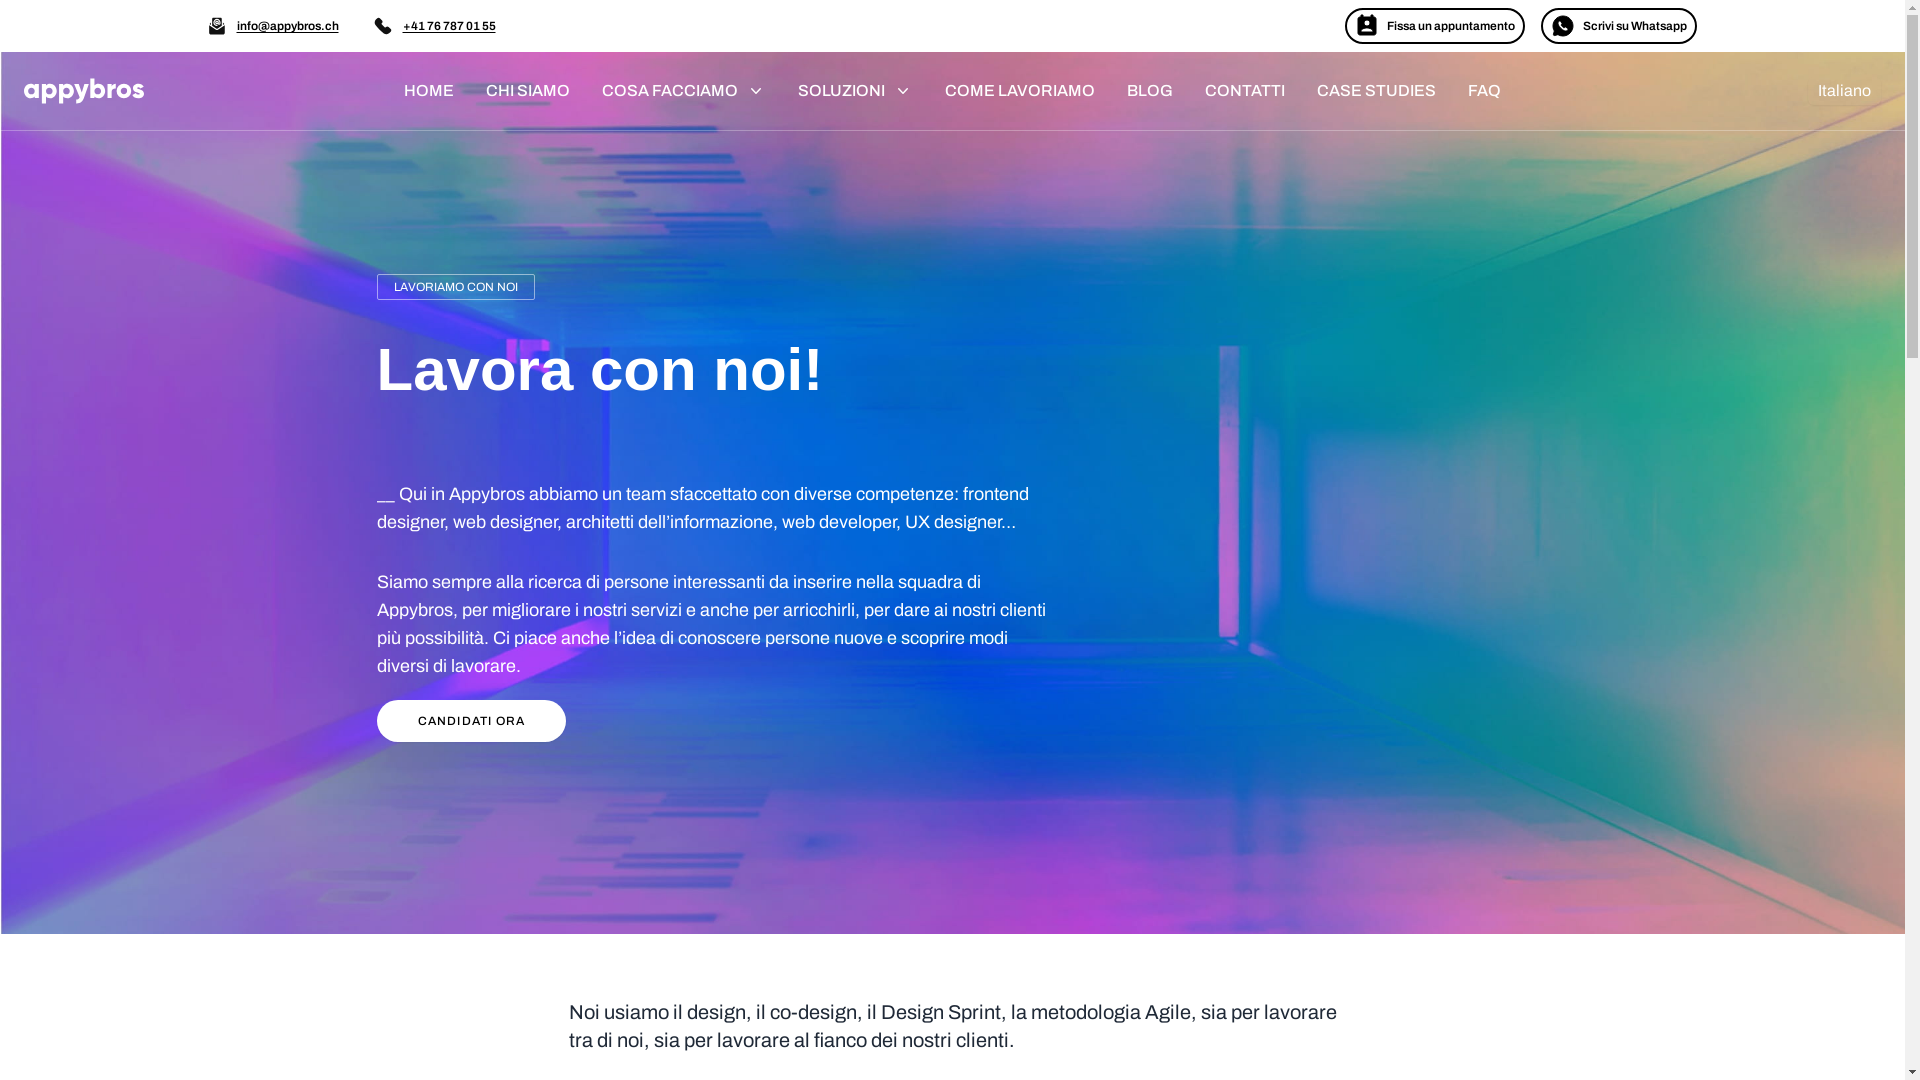  I want to click on 'FAQ', so click(1484, 91).